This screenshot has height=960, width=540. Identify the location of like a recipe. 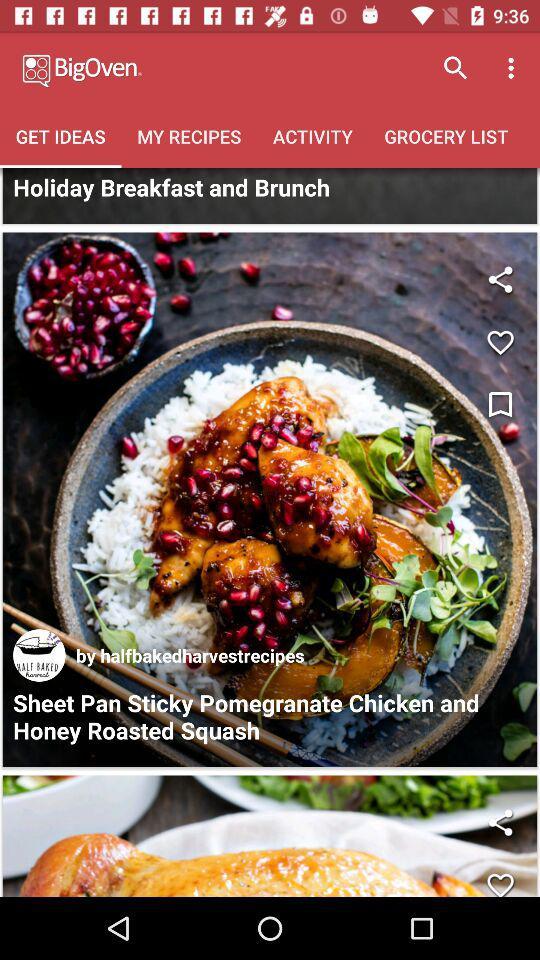
(499, 877).